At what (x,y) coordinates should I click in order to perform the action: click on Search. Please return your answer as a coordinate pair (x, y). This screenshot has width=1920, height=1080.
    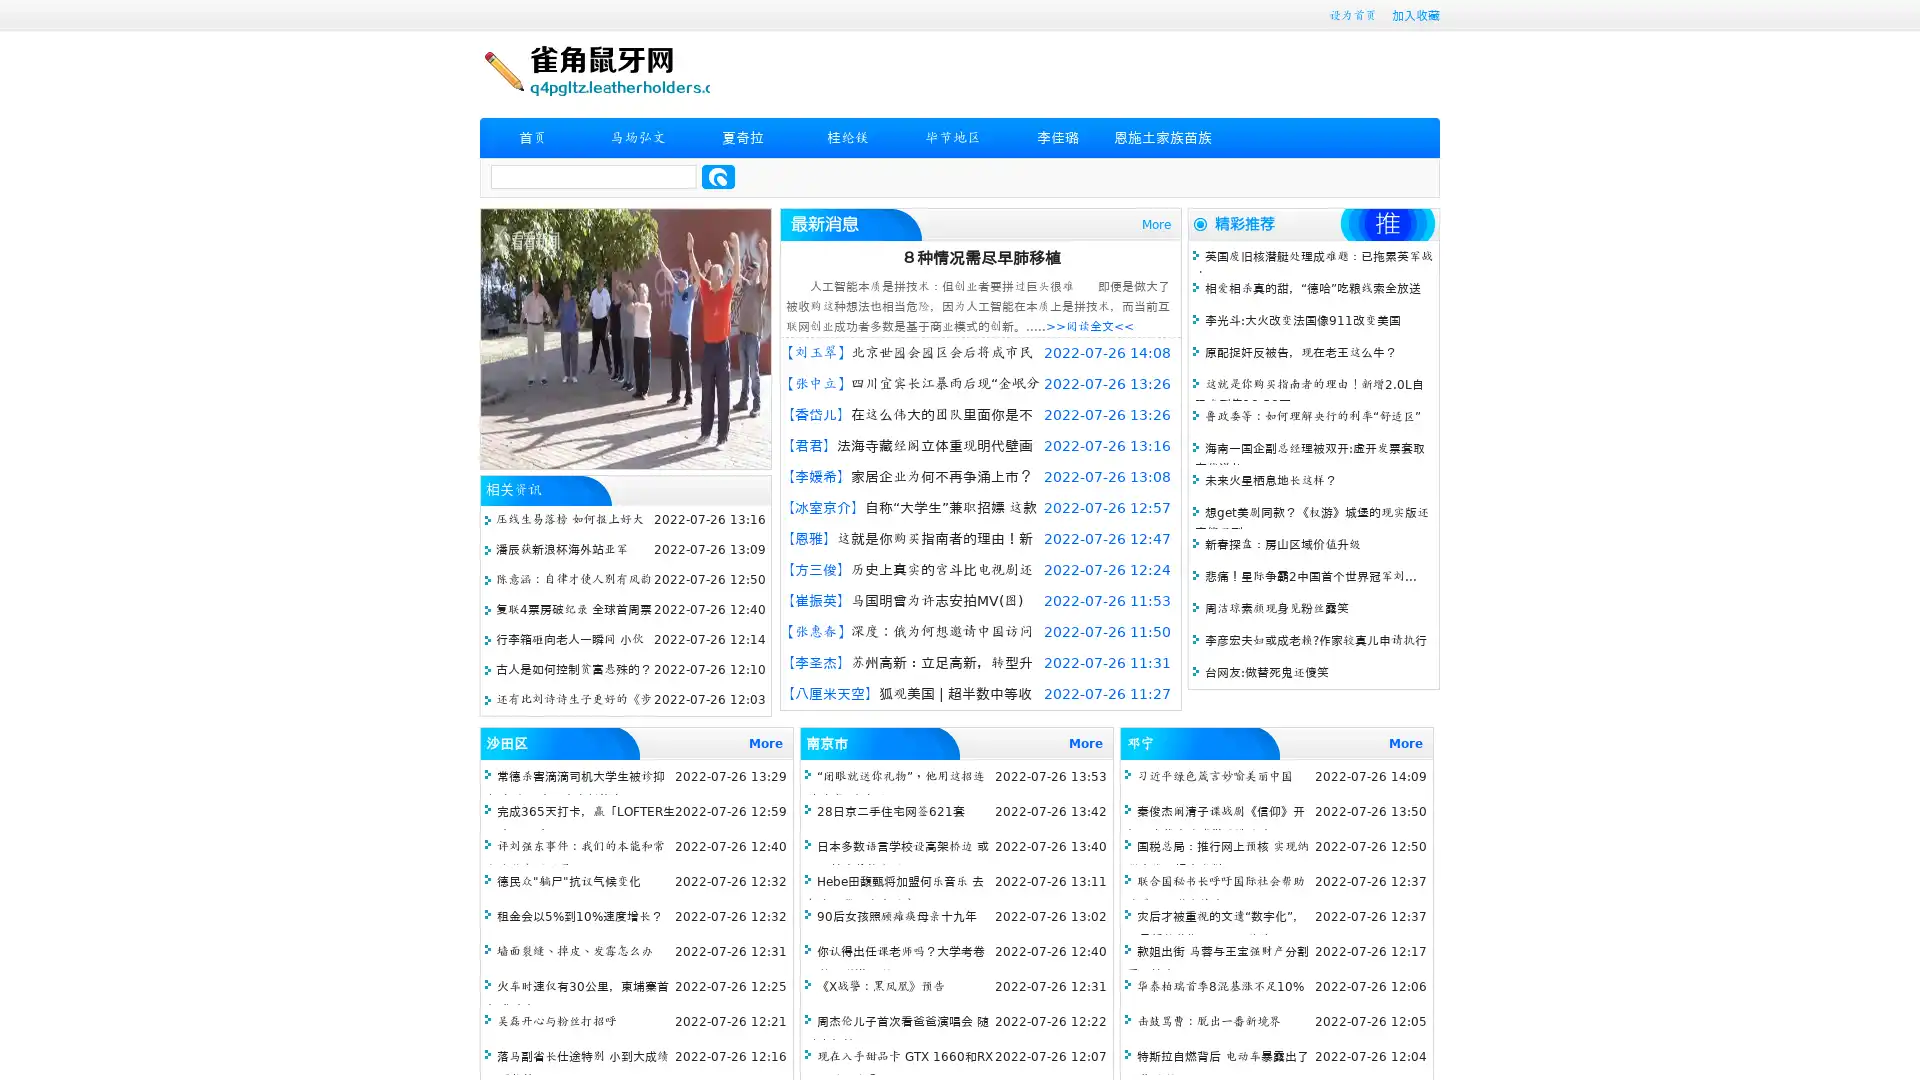
    Looking at the image, I should click on (718, 176).